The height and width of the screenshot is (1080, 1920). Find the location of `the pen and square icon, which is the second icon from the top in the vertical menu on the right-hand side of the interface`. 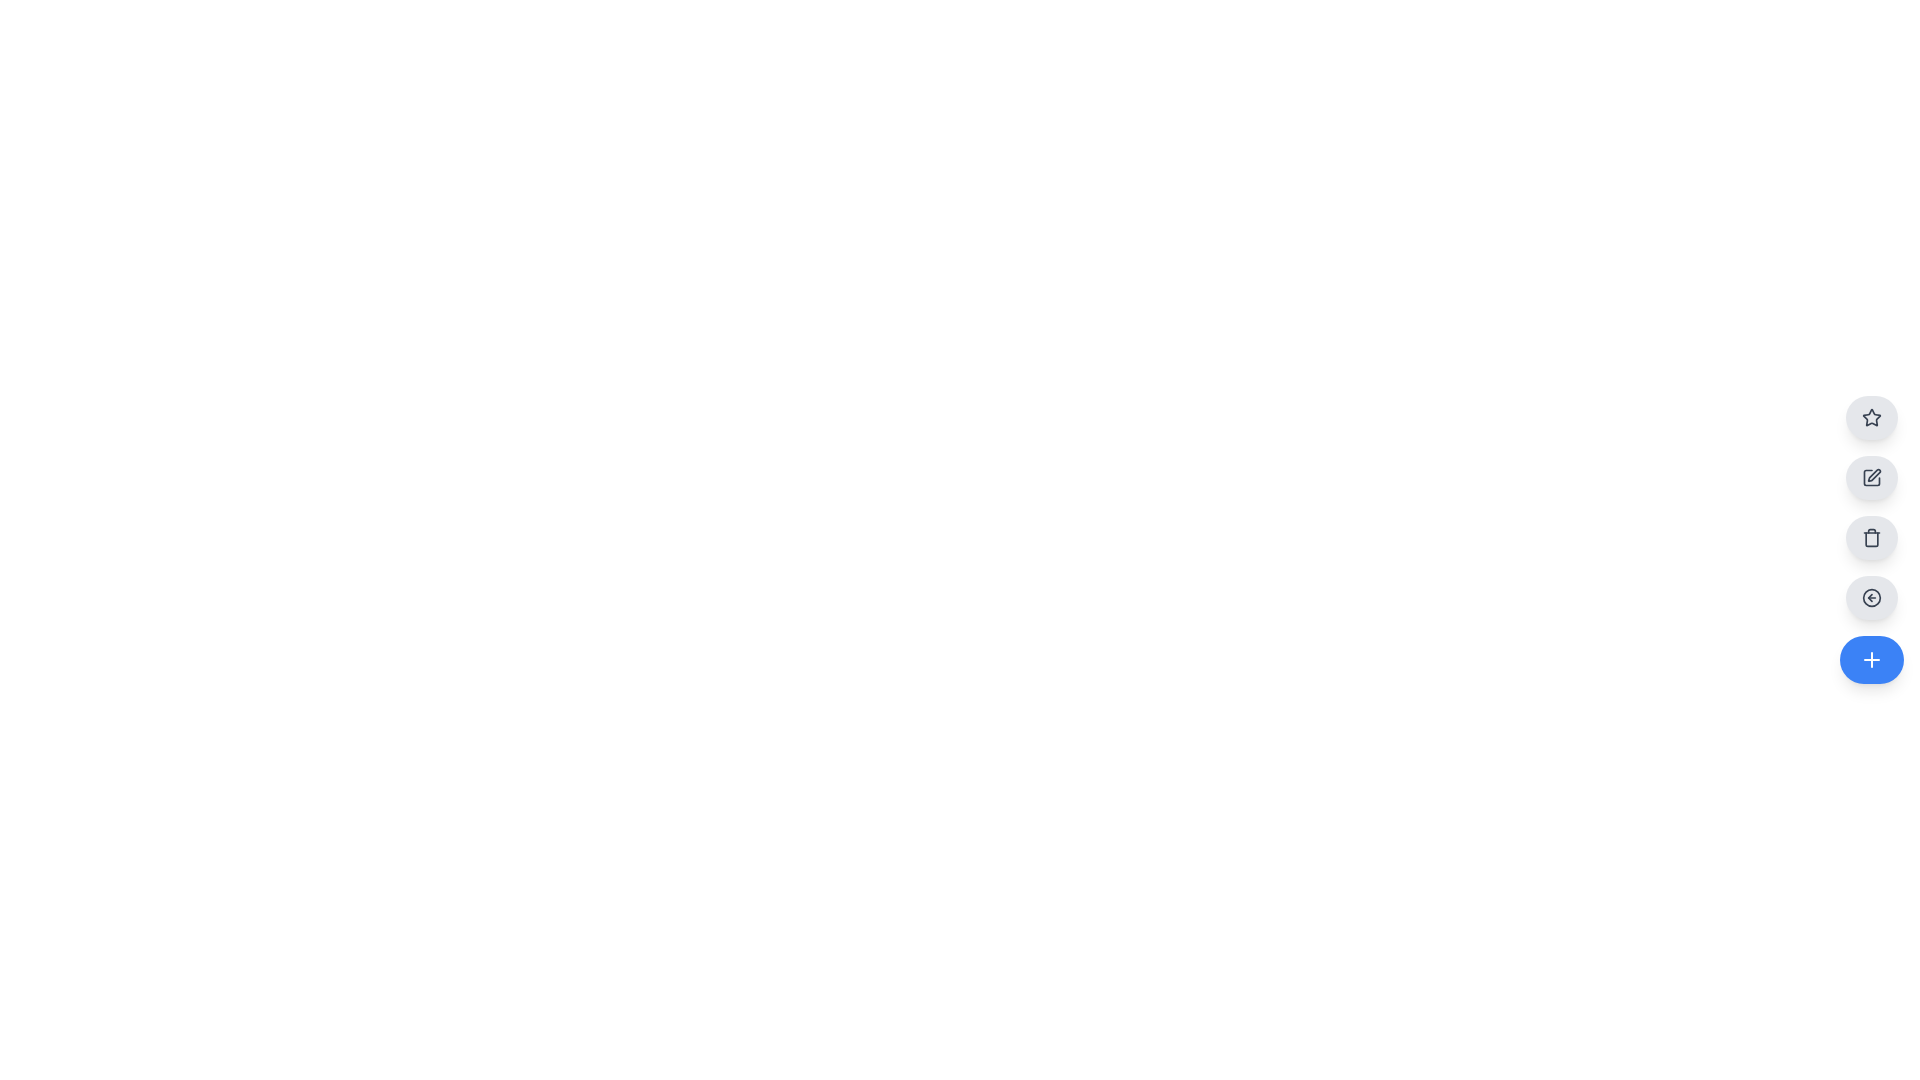

the pen and square icon, which is the second icon from the top in the vertical menu on the right-hand side of the interface is located at coordinates (1871, 478).